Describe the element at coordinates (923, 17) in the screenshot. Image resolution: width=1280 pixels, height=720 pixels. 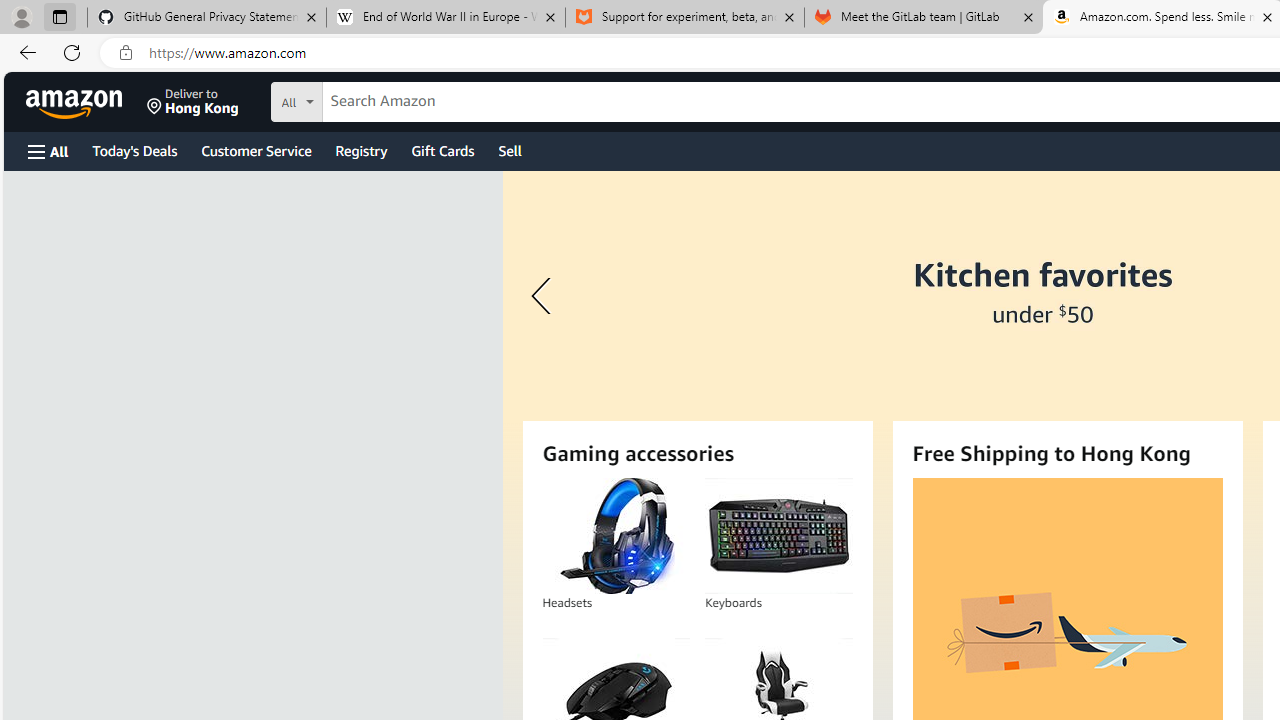
I see `'Meet the GitLab team | GitLab'` at that location.